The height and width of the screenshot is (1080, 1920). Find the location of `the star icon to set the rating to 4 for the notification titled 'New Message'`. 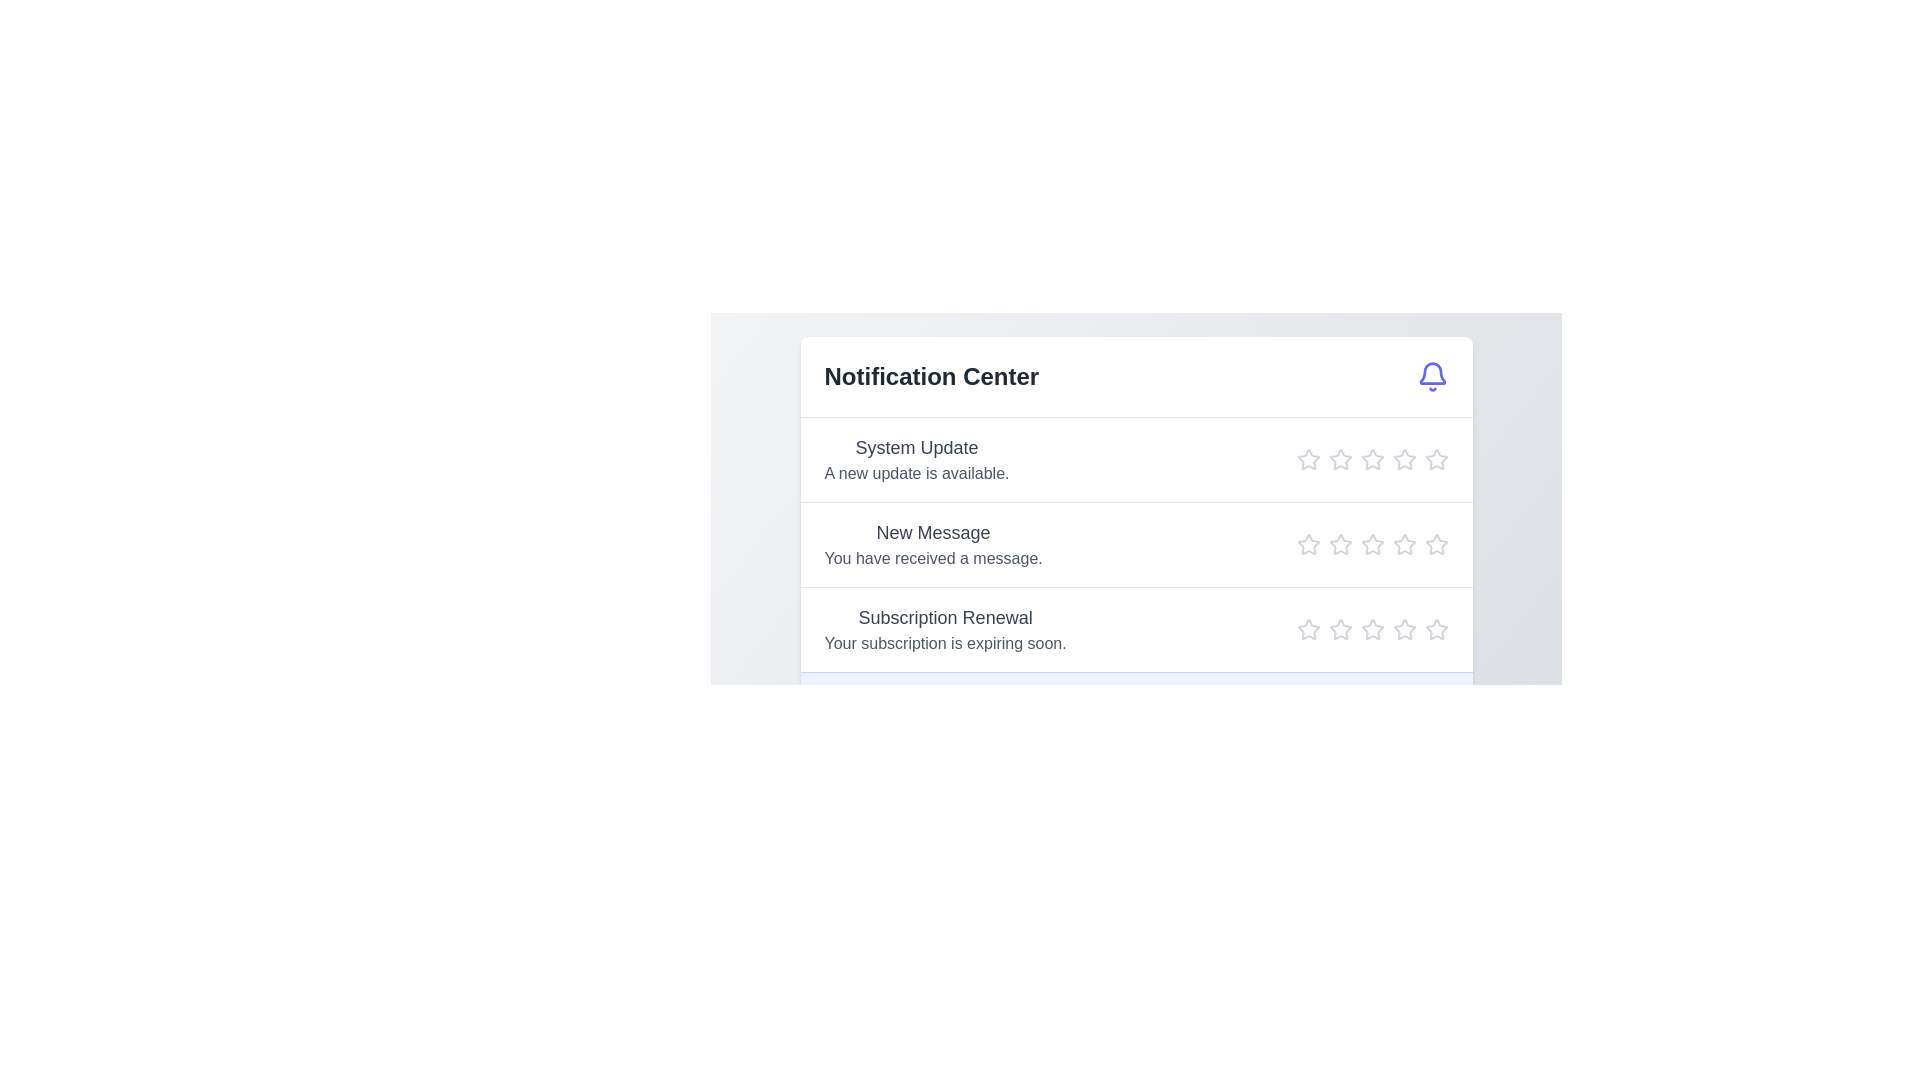

the star icon to set the rating to 4 for the notification titled 'New Message' is located at coordinates (1403, 544).